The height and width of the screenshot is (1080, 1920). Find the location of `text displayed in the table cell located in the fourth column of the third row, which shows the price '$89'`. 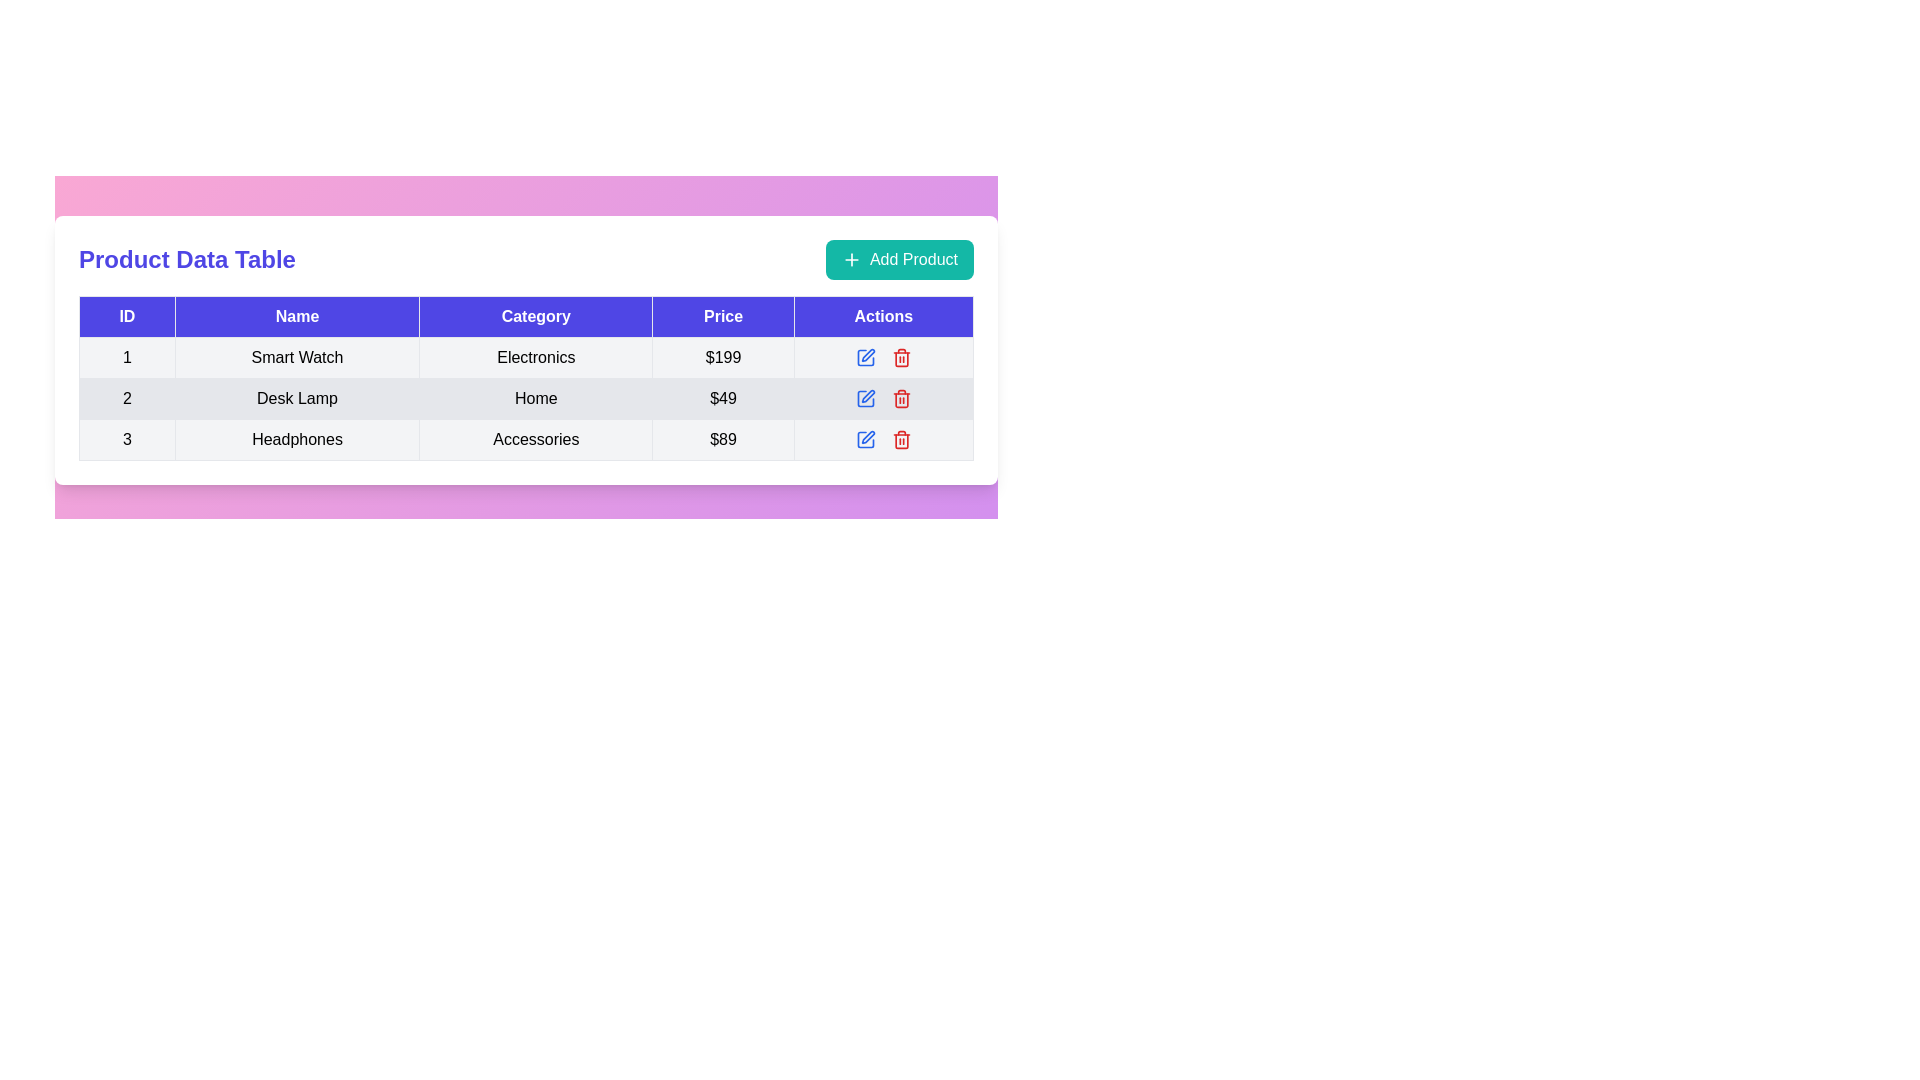

text displayed in the table cell located in the fourth column of the third row, which shows the price '$89' is located at coordinates (722, 438).